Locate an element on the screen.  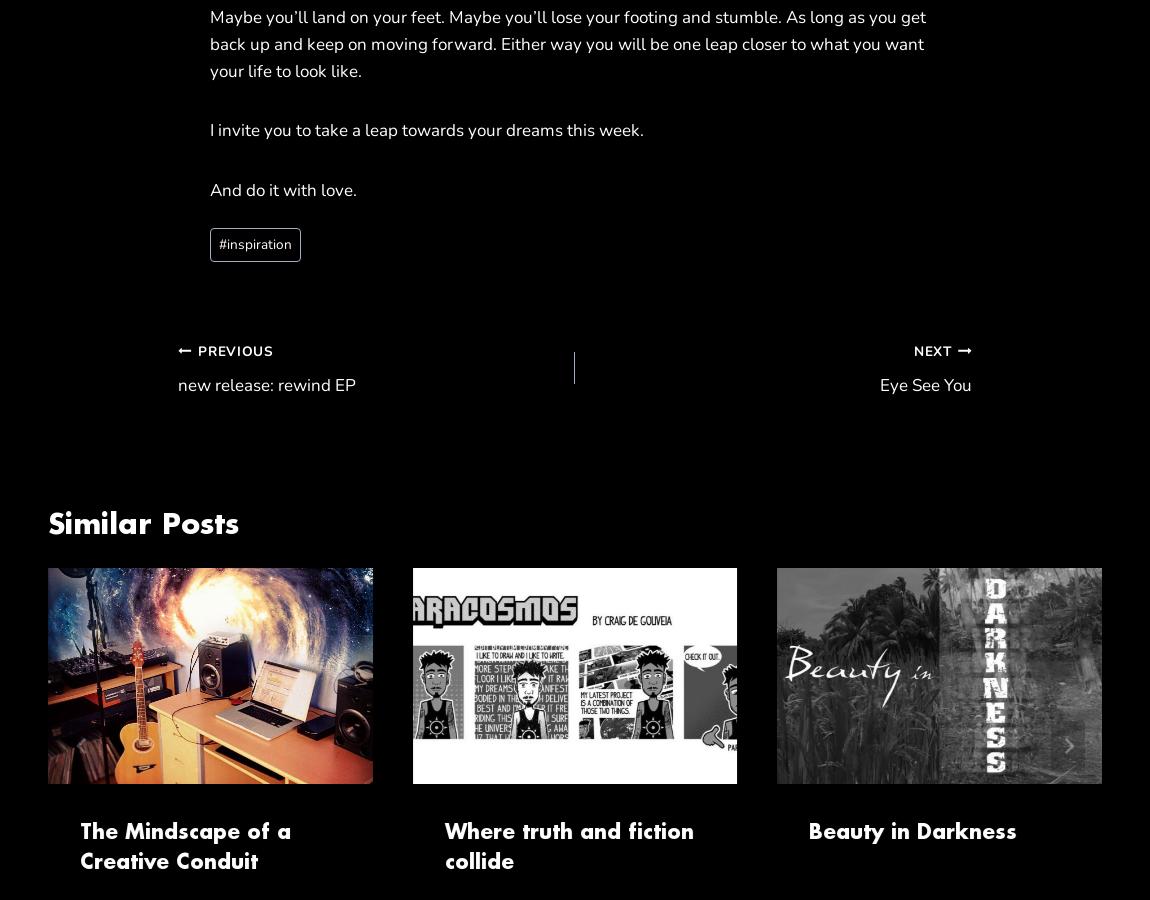
'And do it with love.' is located at coordinates (282, 189).